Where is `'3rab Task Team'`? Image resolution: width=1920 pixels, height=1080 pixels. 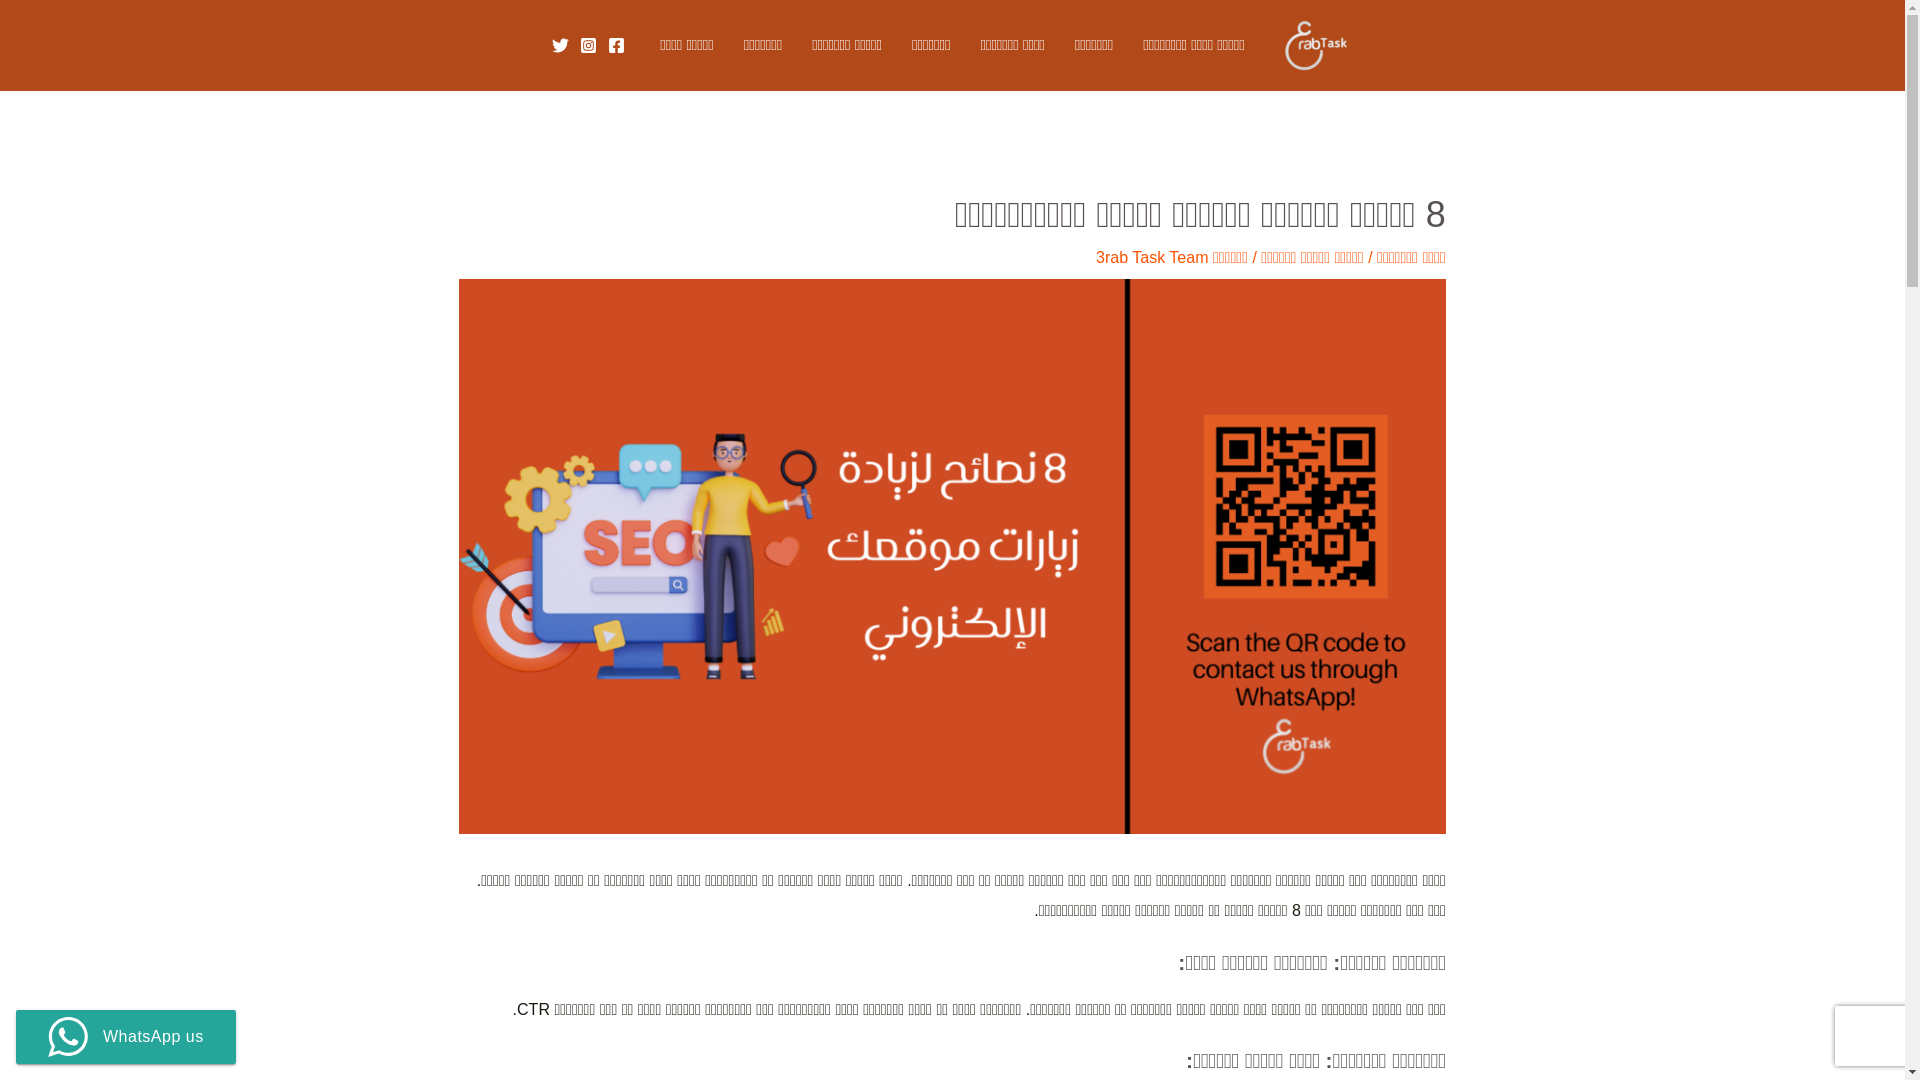
'3rab Task Team' is located at coordinates (1152, 256).